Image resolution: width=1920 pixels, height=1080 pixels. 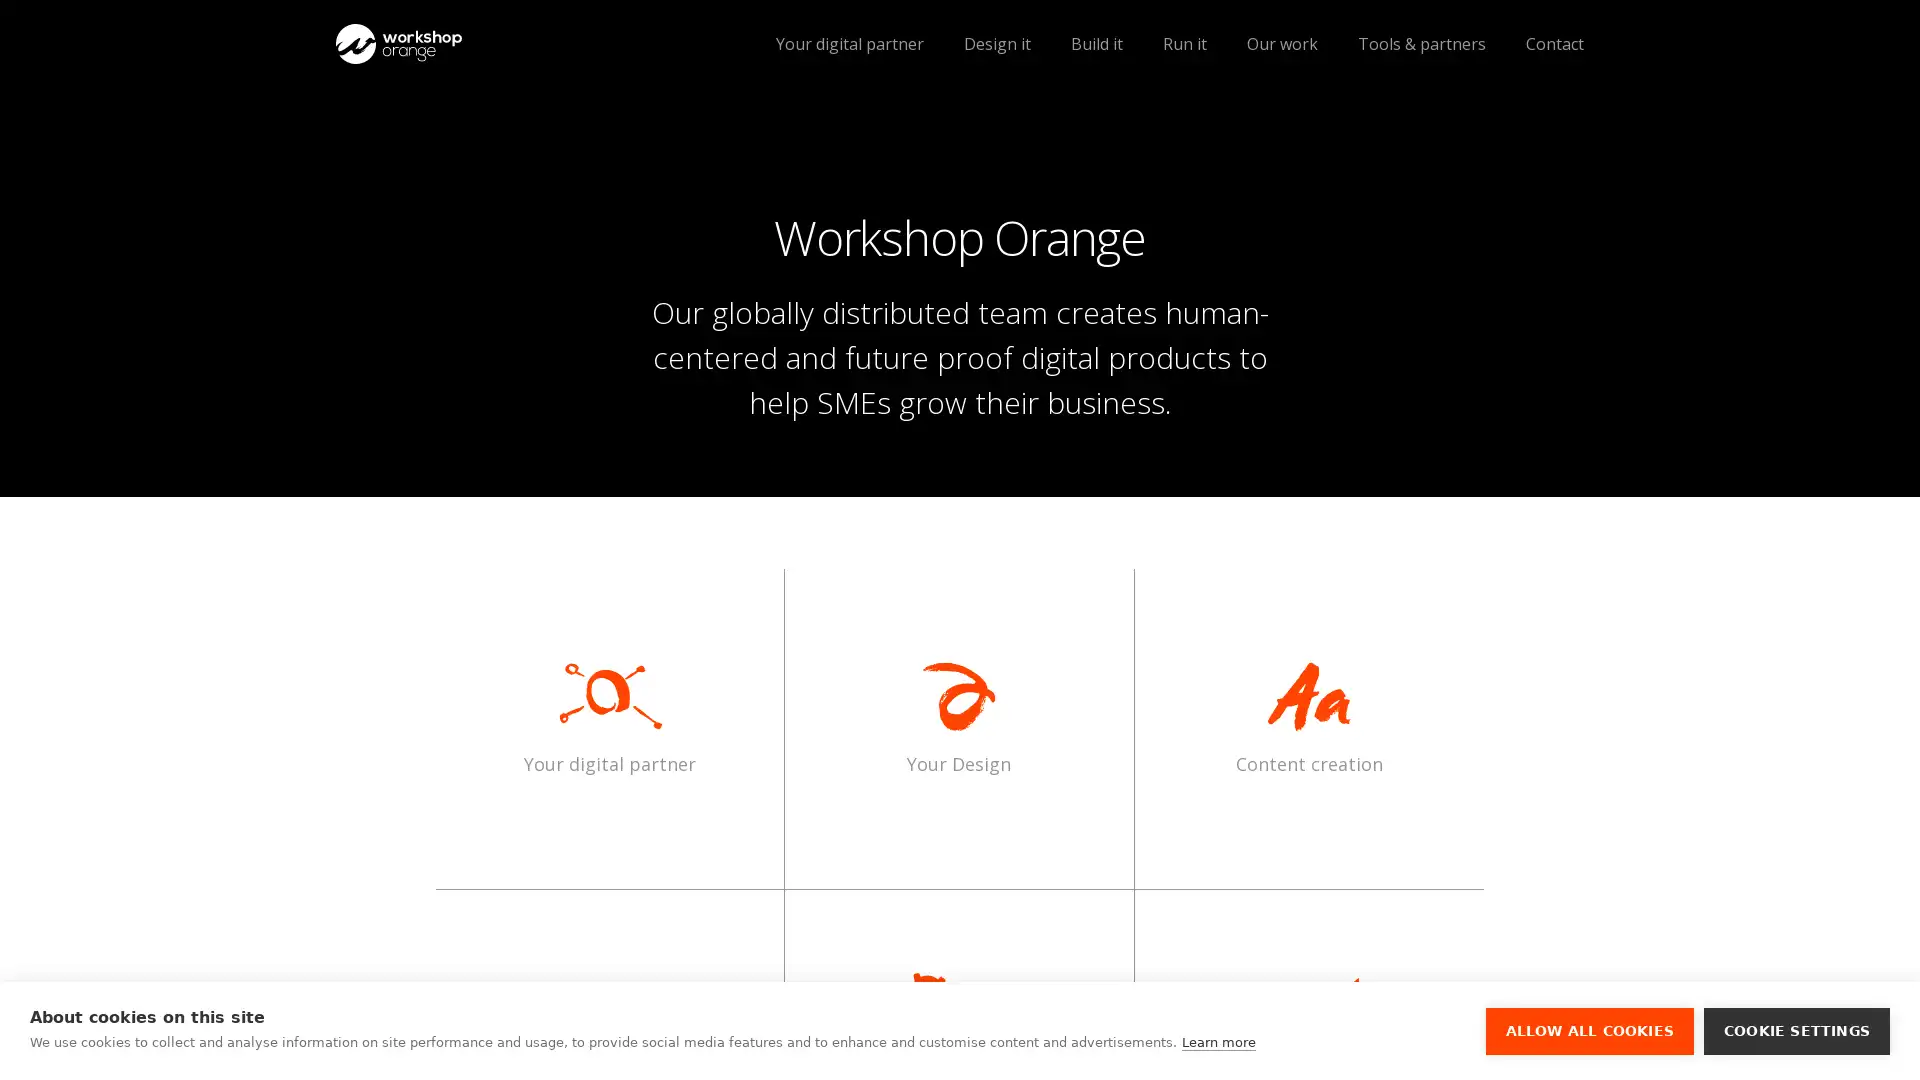 I want to click on Design it, so click(x=997, y=43).